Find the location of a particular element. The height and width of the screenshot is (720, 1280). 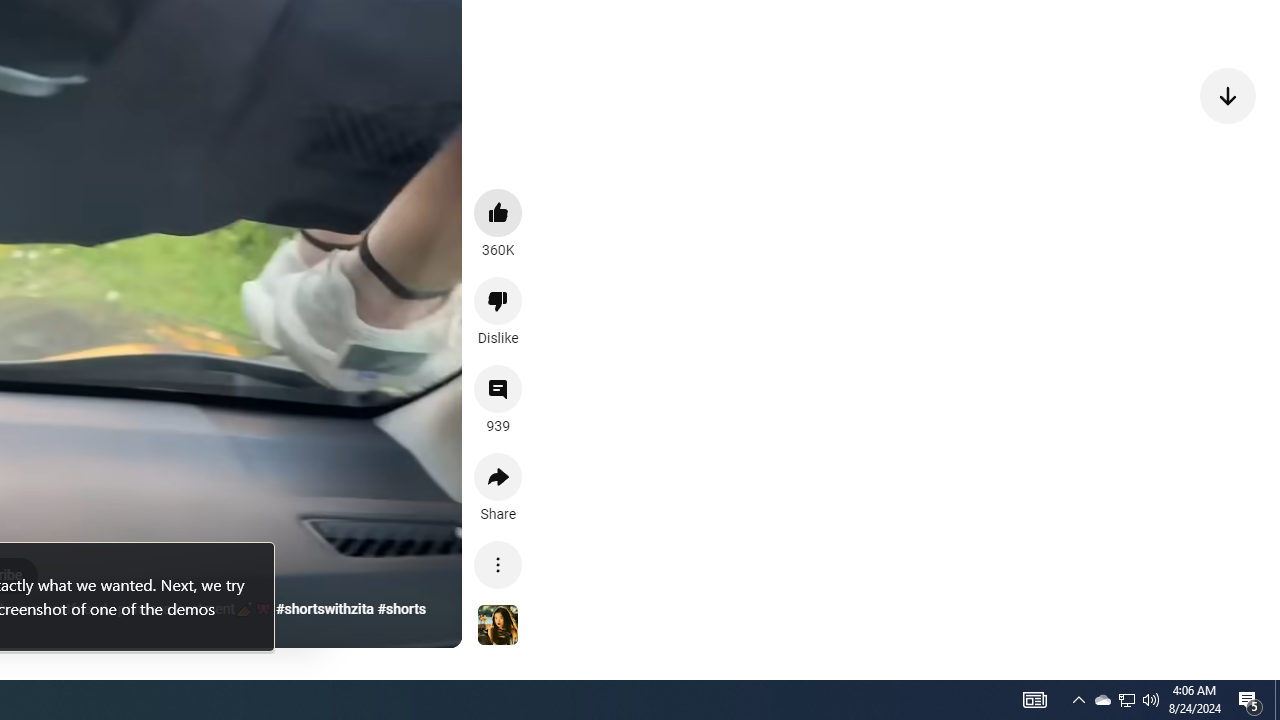

'See more videos using this sound' is located at coordinates (497, 625).